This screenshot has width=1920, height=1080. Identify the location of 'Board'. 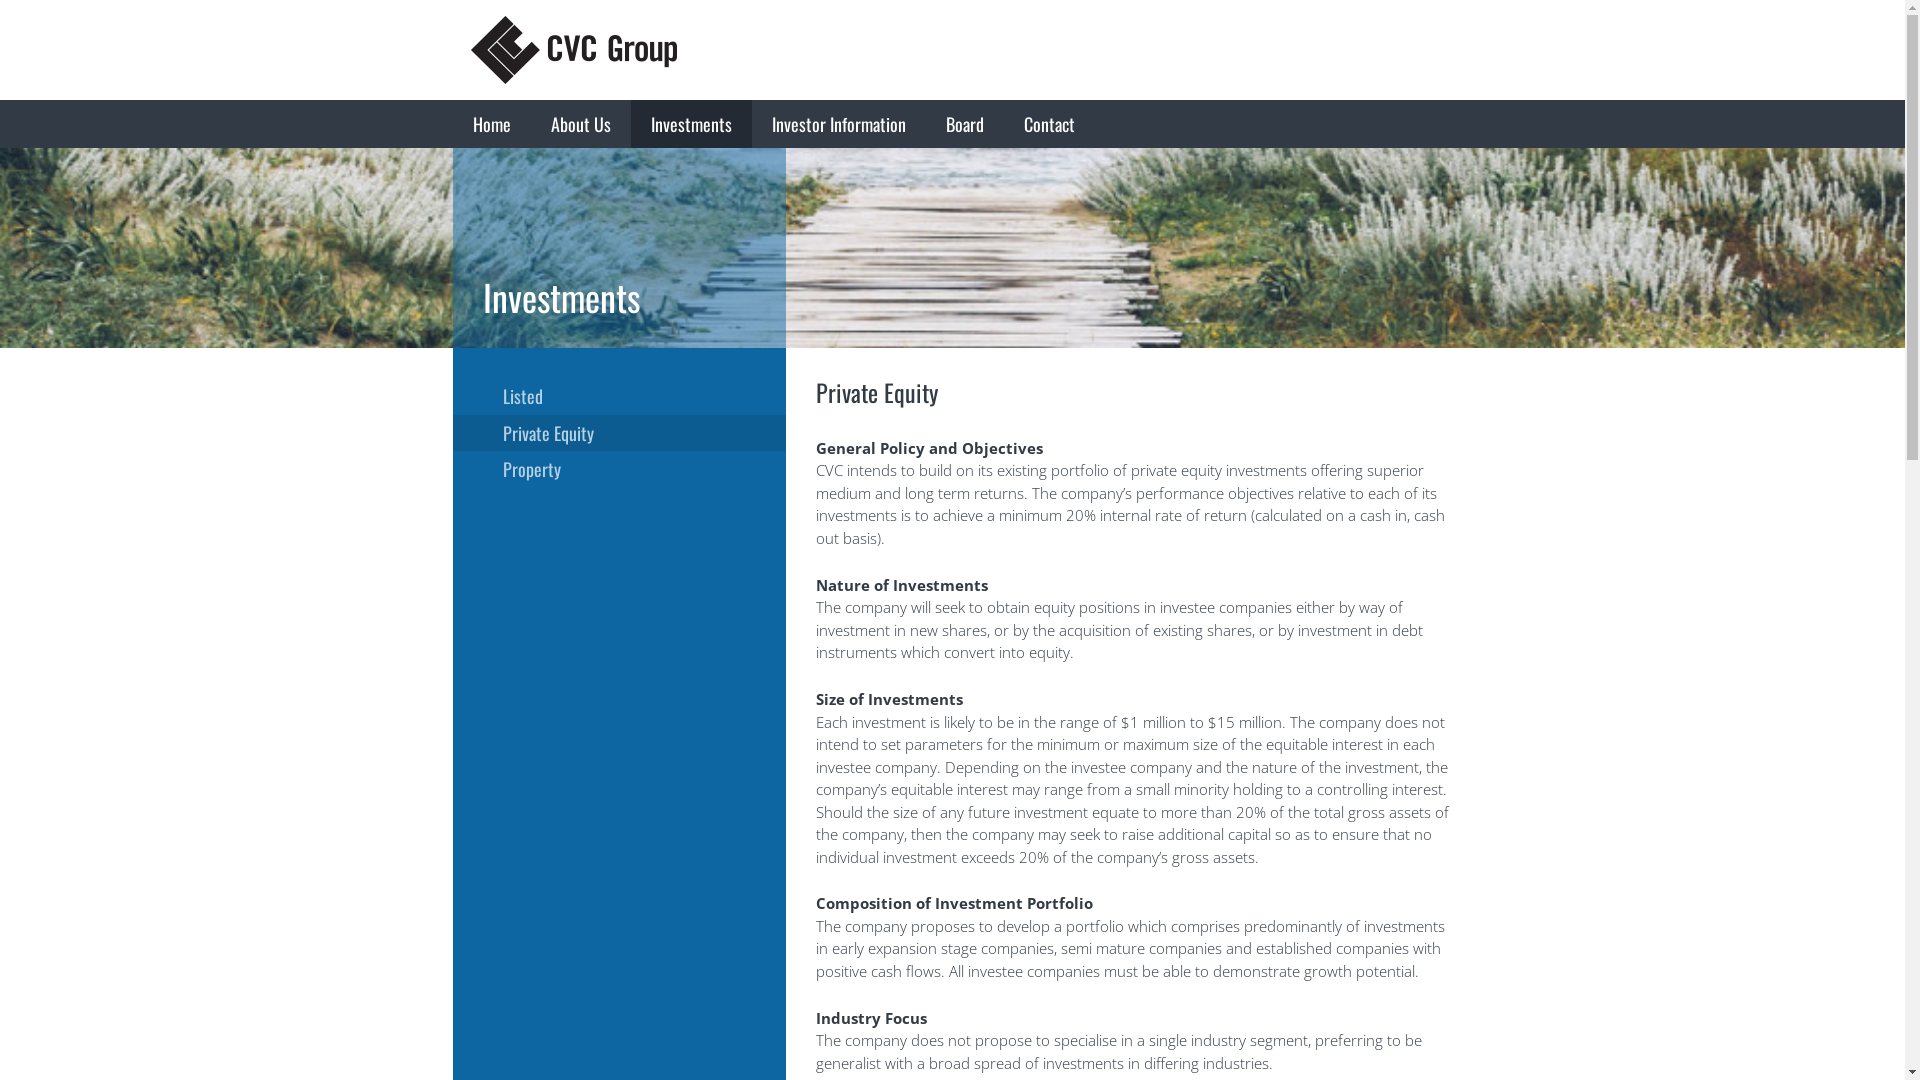
(964, 123).